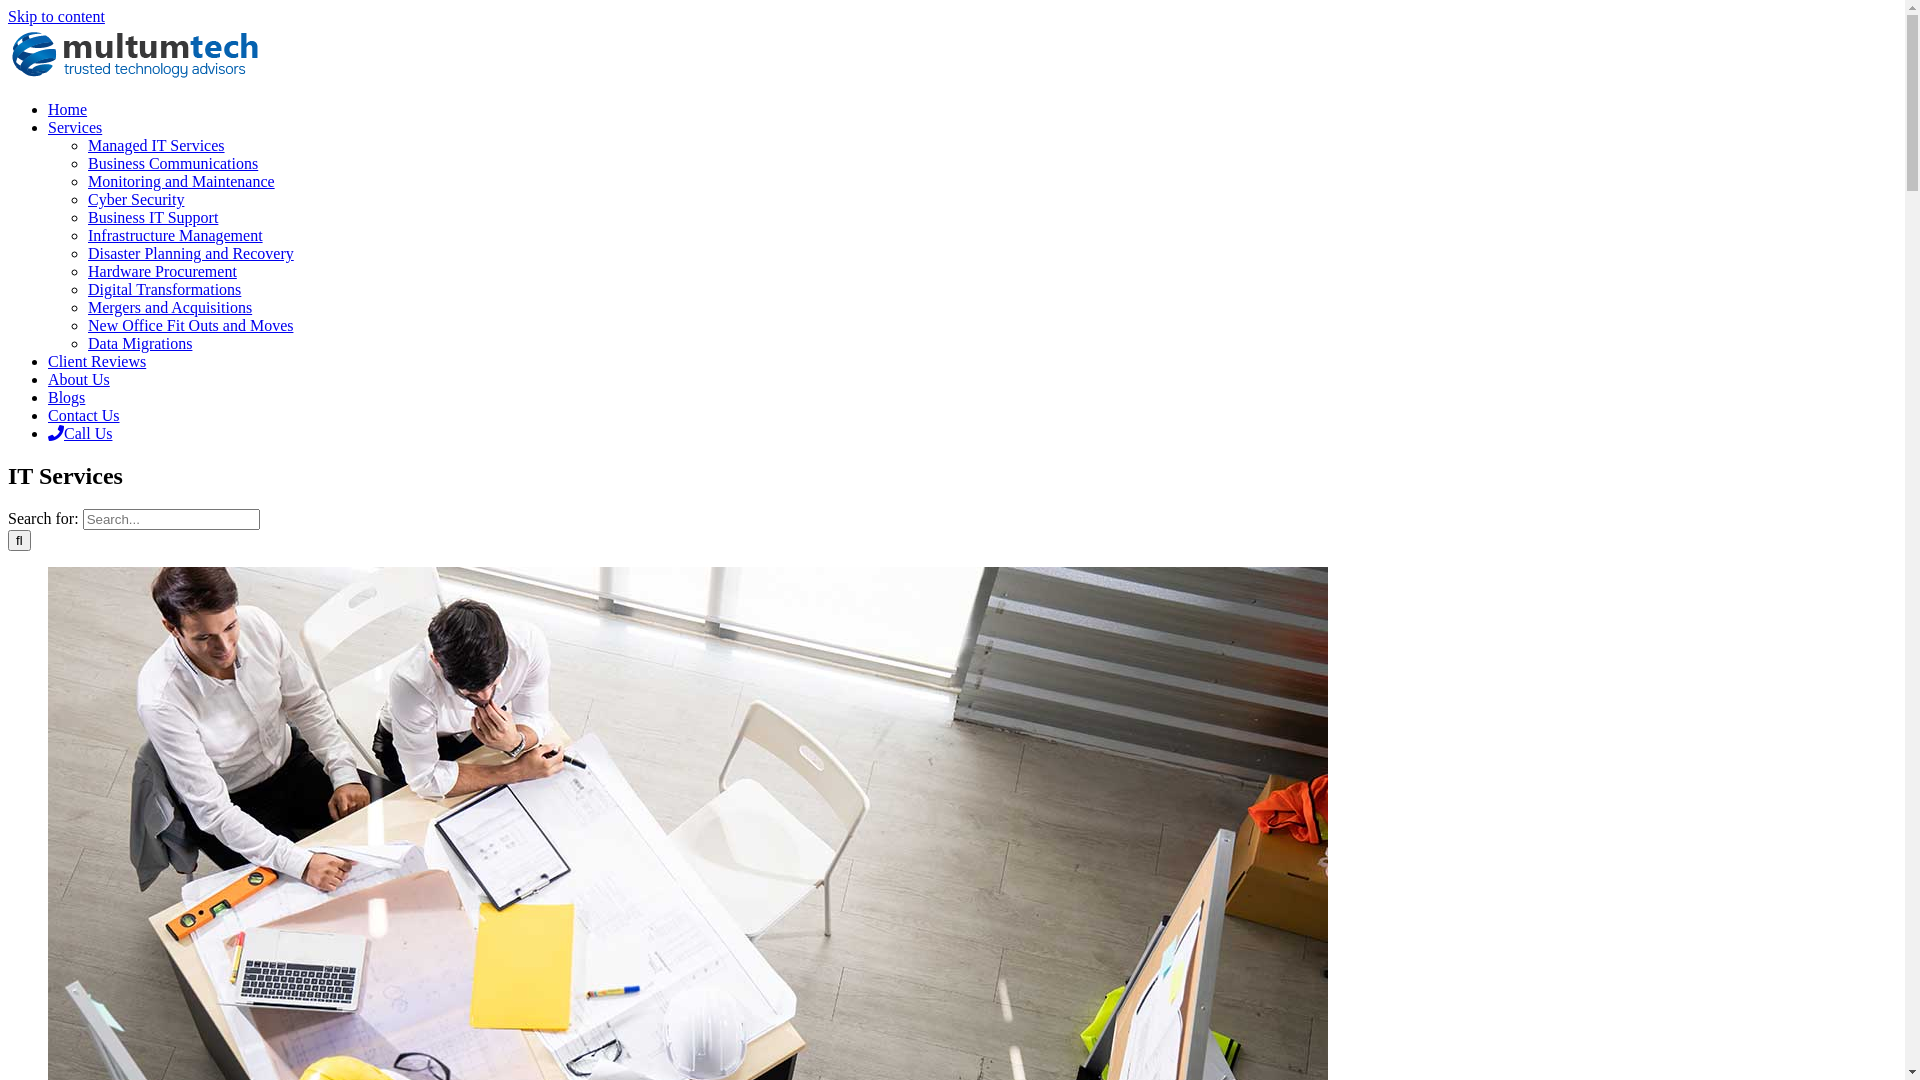 The width and height of the screenshot is (1920, 1080). What do you see at coordinates (67, 109) in the screenshot?
I see `'Home'` at bounding box center [67, 109].